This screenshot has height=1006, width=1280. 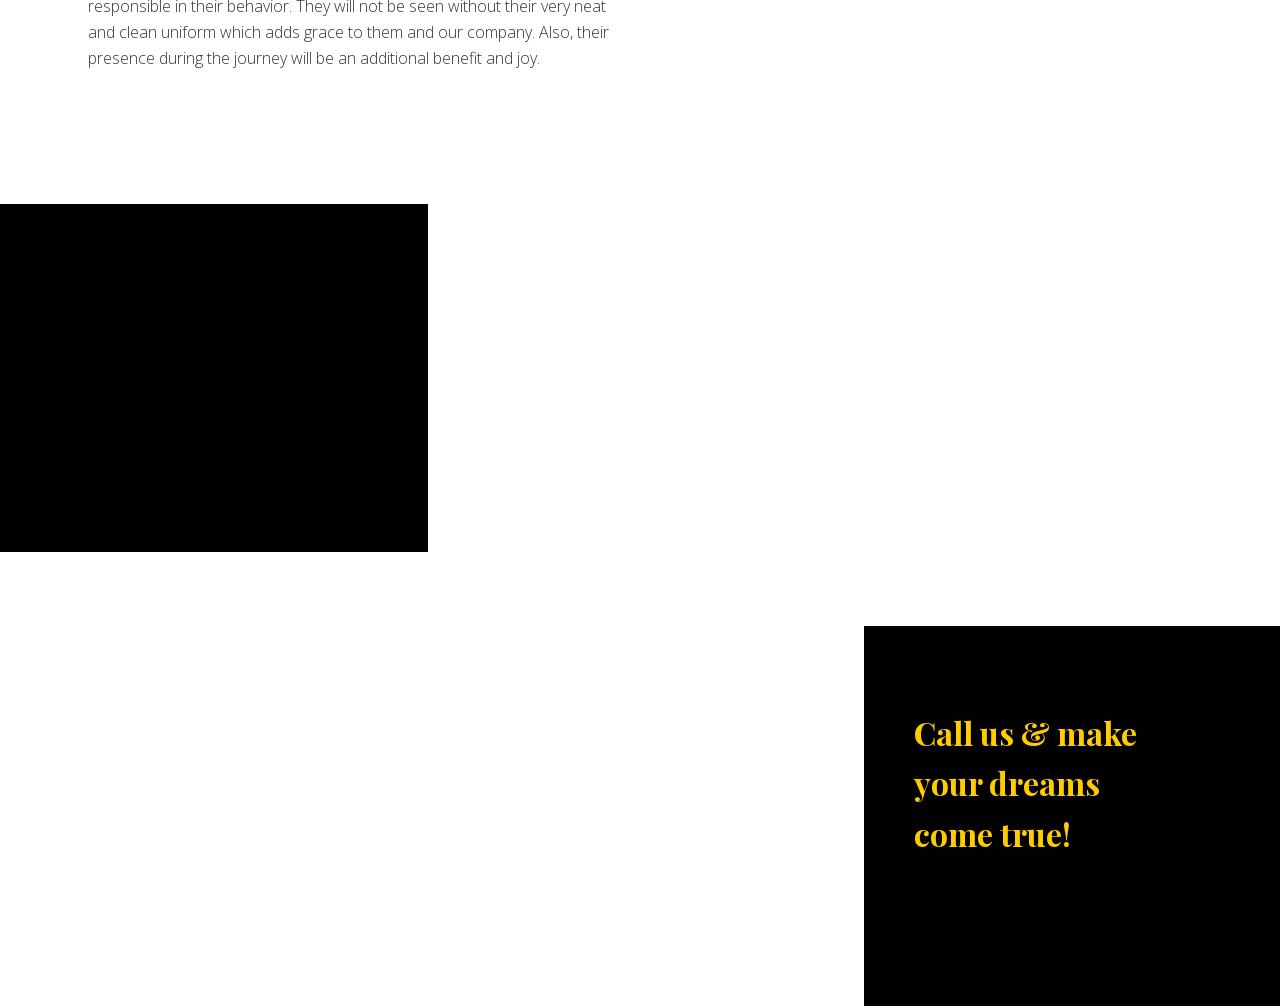 I want to click on 'Niagara Falls Tours', so click(x=154, y=857).